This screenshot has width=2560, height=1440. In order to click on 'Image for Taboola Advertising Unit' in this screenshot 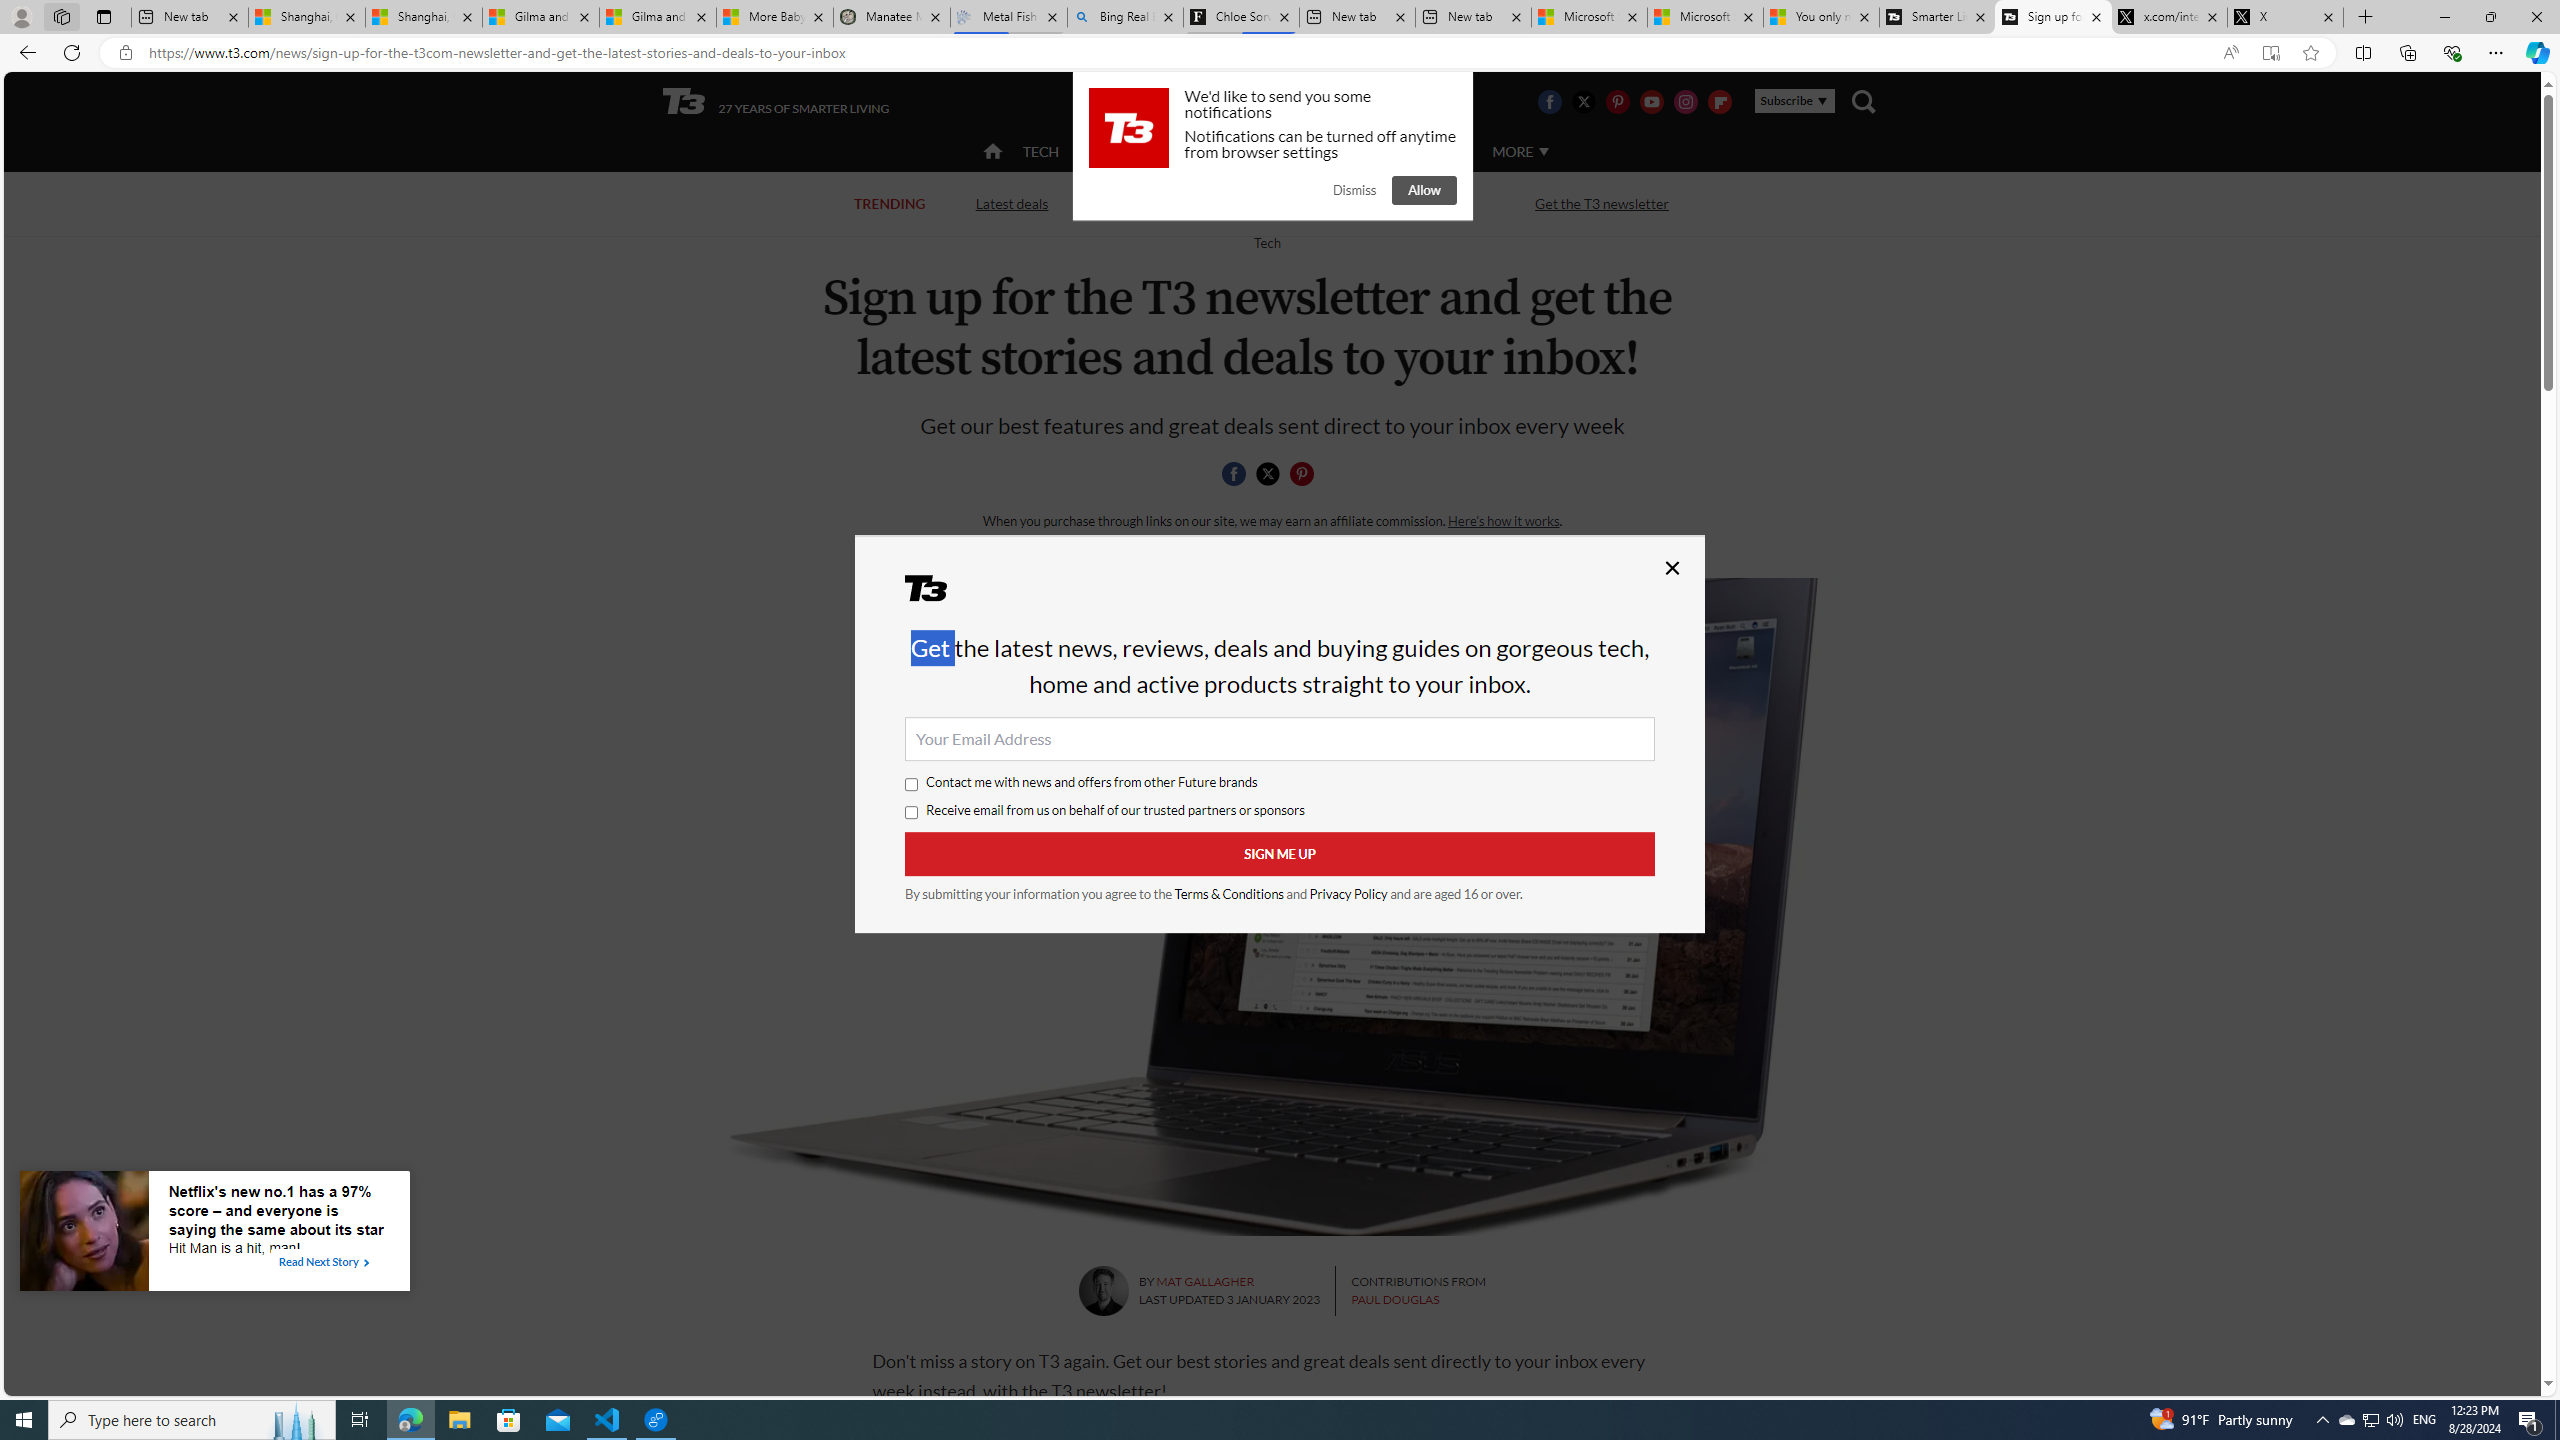, I will do `click(83, 1234)`.